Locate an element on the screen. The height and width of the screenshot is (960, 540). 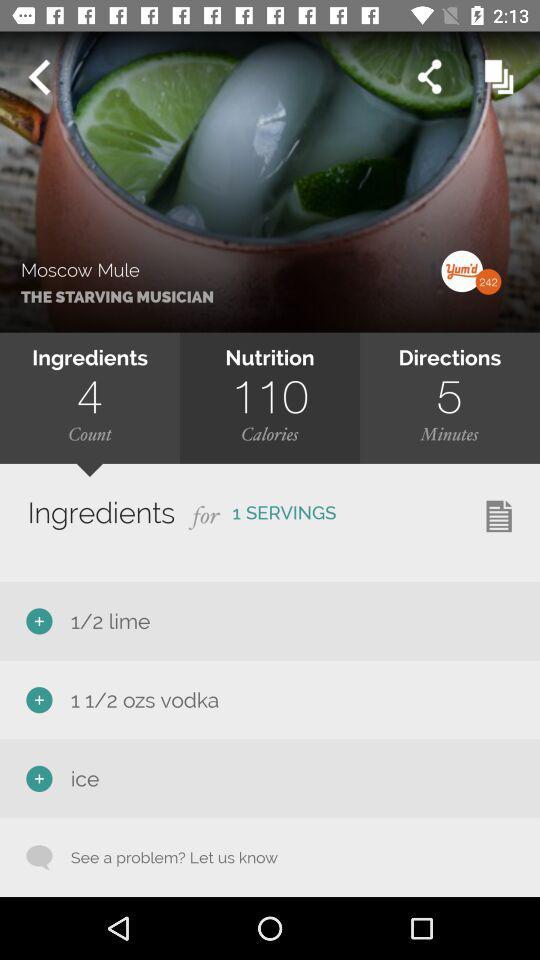
the see a problem is located at coordinates (164, 856).